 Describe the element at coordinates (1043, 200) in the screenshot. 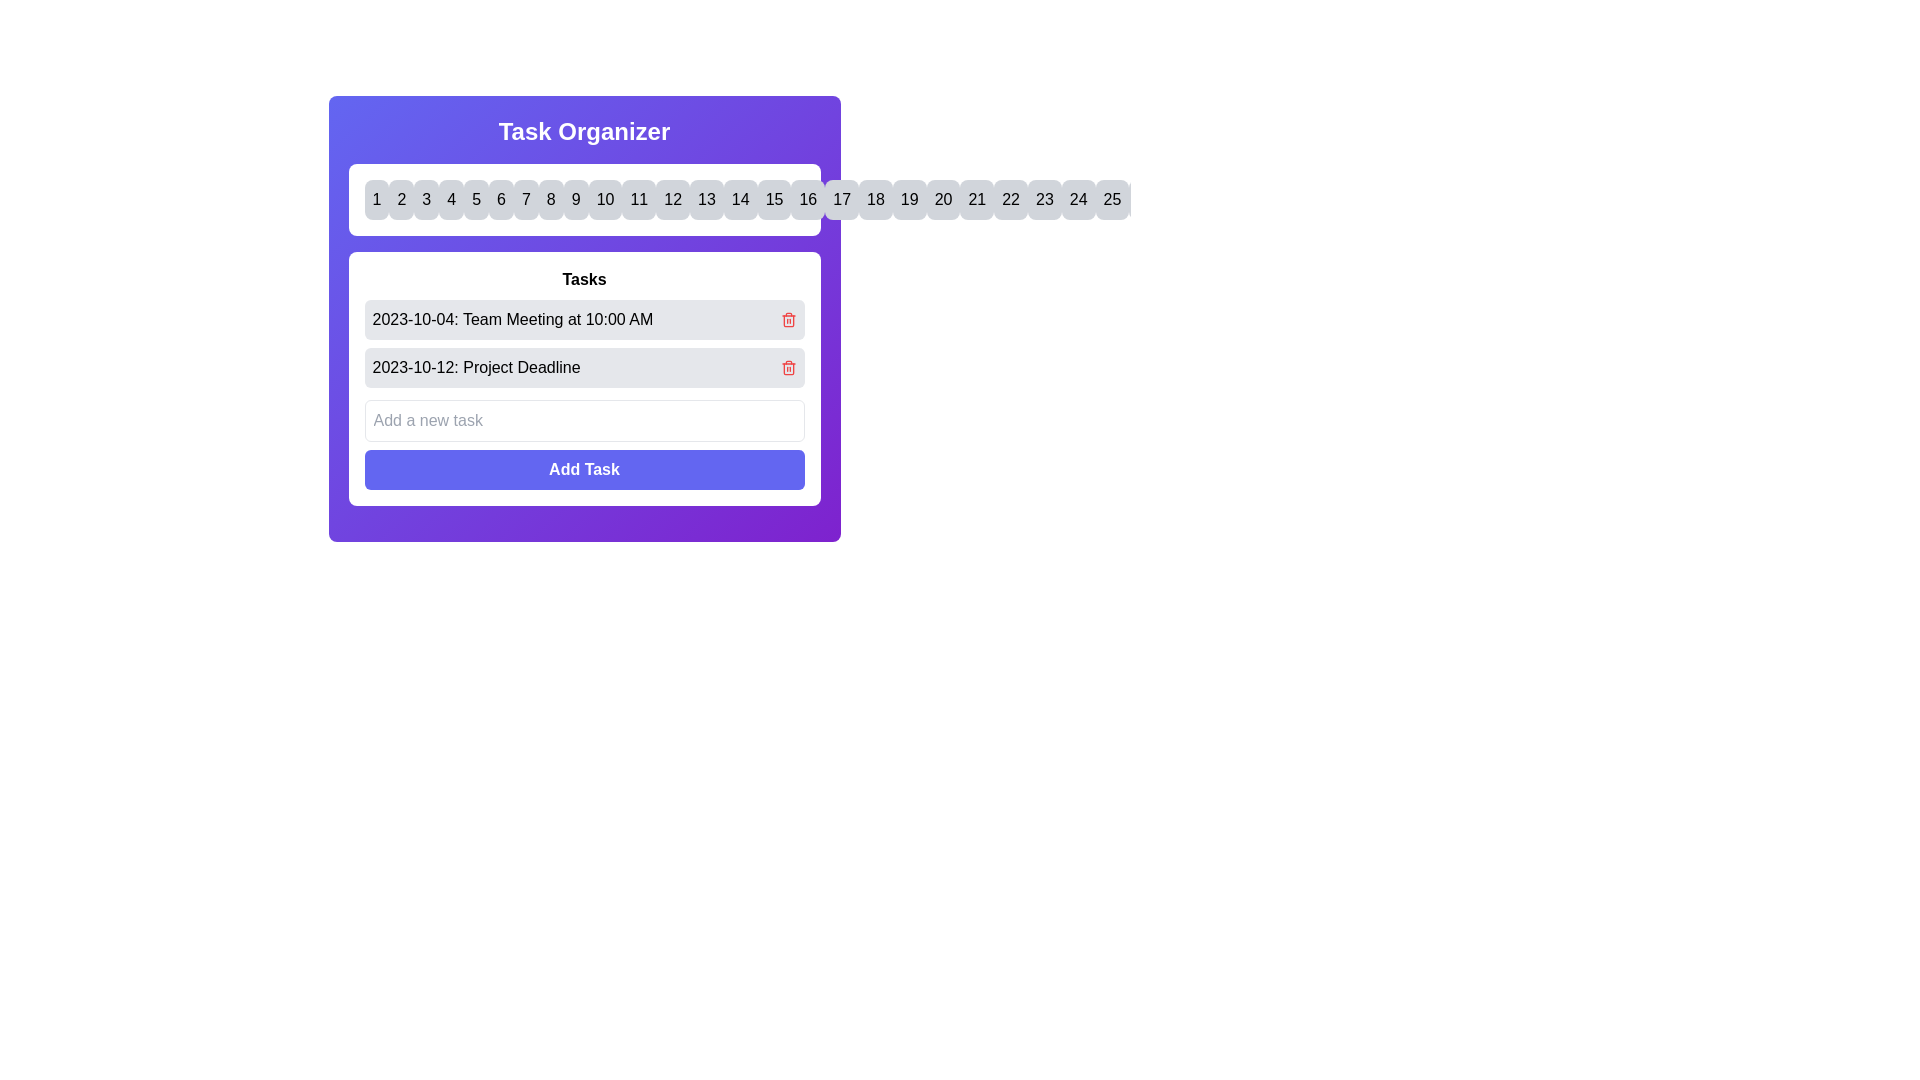

I see `the gray square button with rounded corners containing the number '23'` at that location.